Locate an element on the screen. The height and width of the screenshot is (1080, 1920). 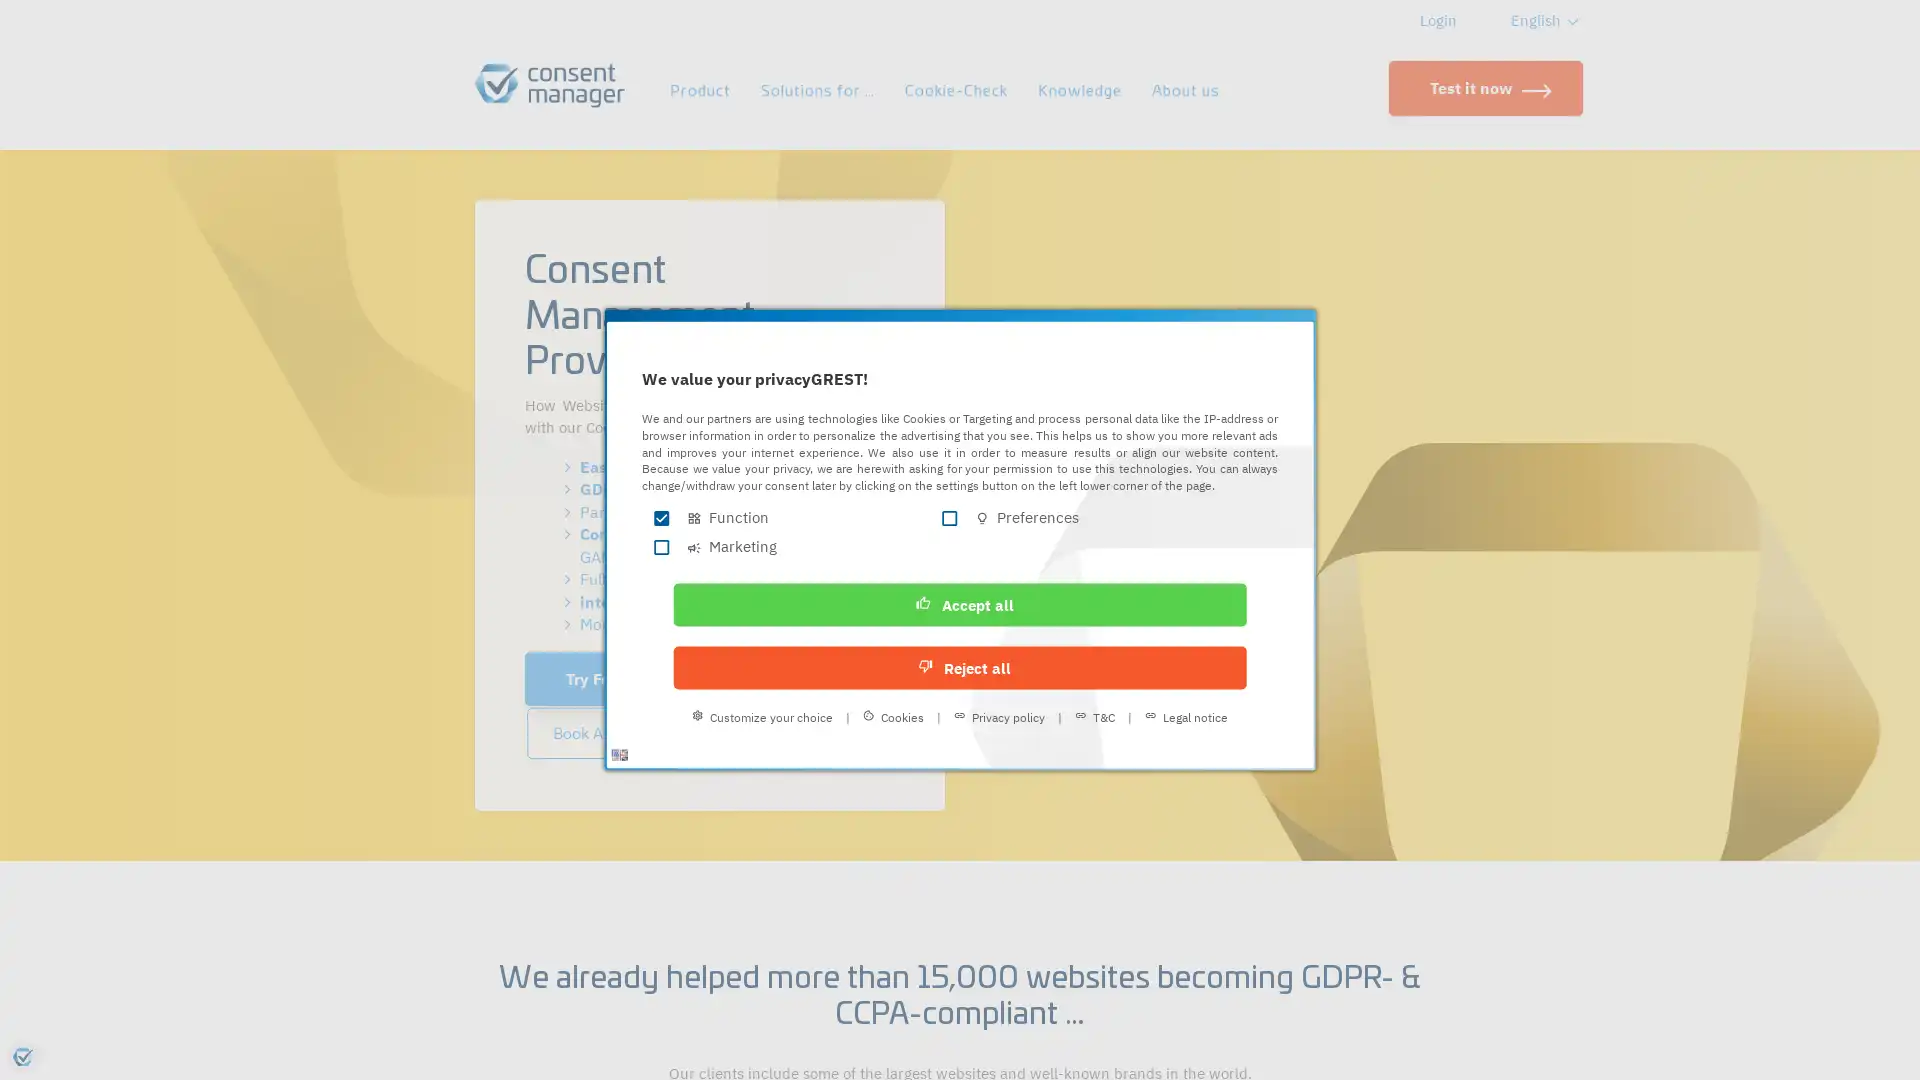
Reject all is located at coordinates (1087, 626).